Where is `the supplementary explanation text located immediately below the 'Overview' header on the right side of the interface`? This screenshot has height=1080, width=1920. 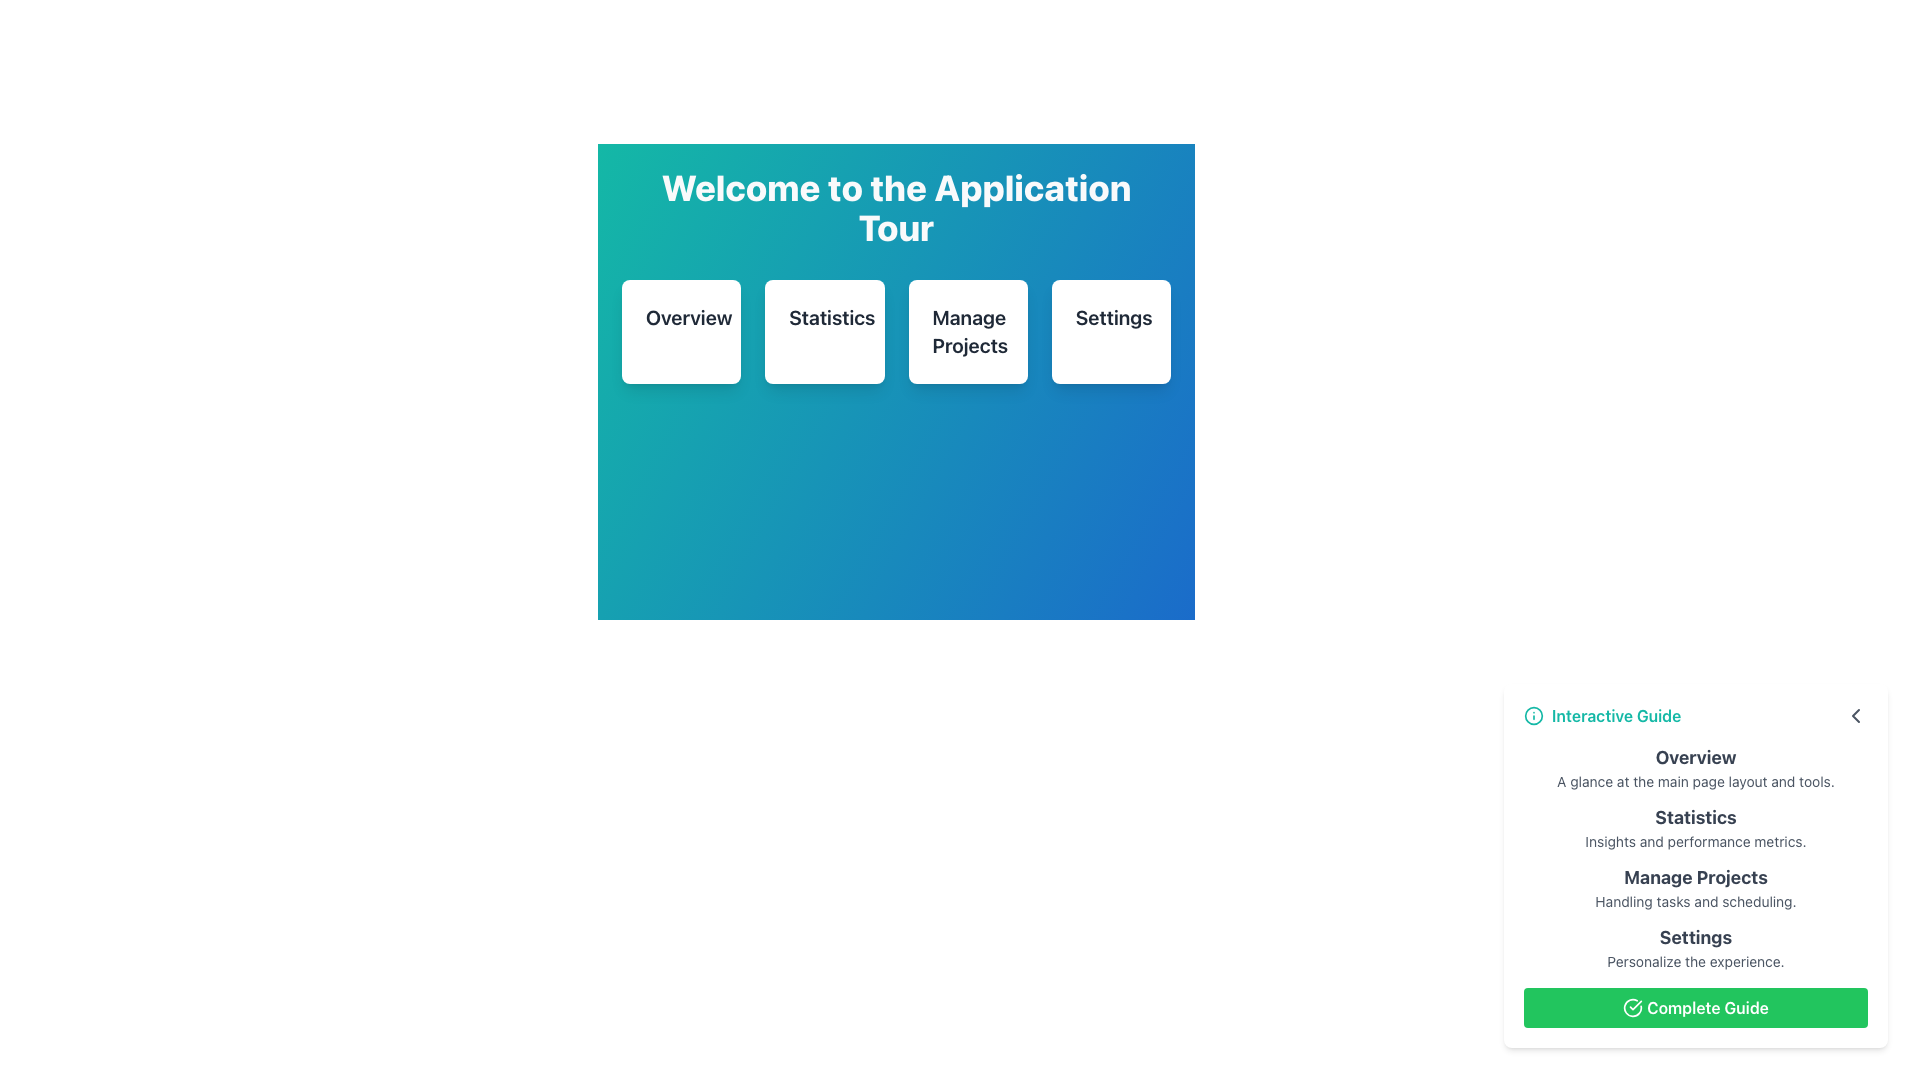 the supplementary explanation text located immediately below the 'Overview' header on the right side of the interface is located at coordinates (1694, 781).